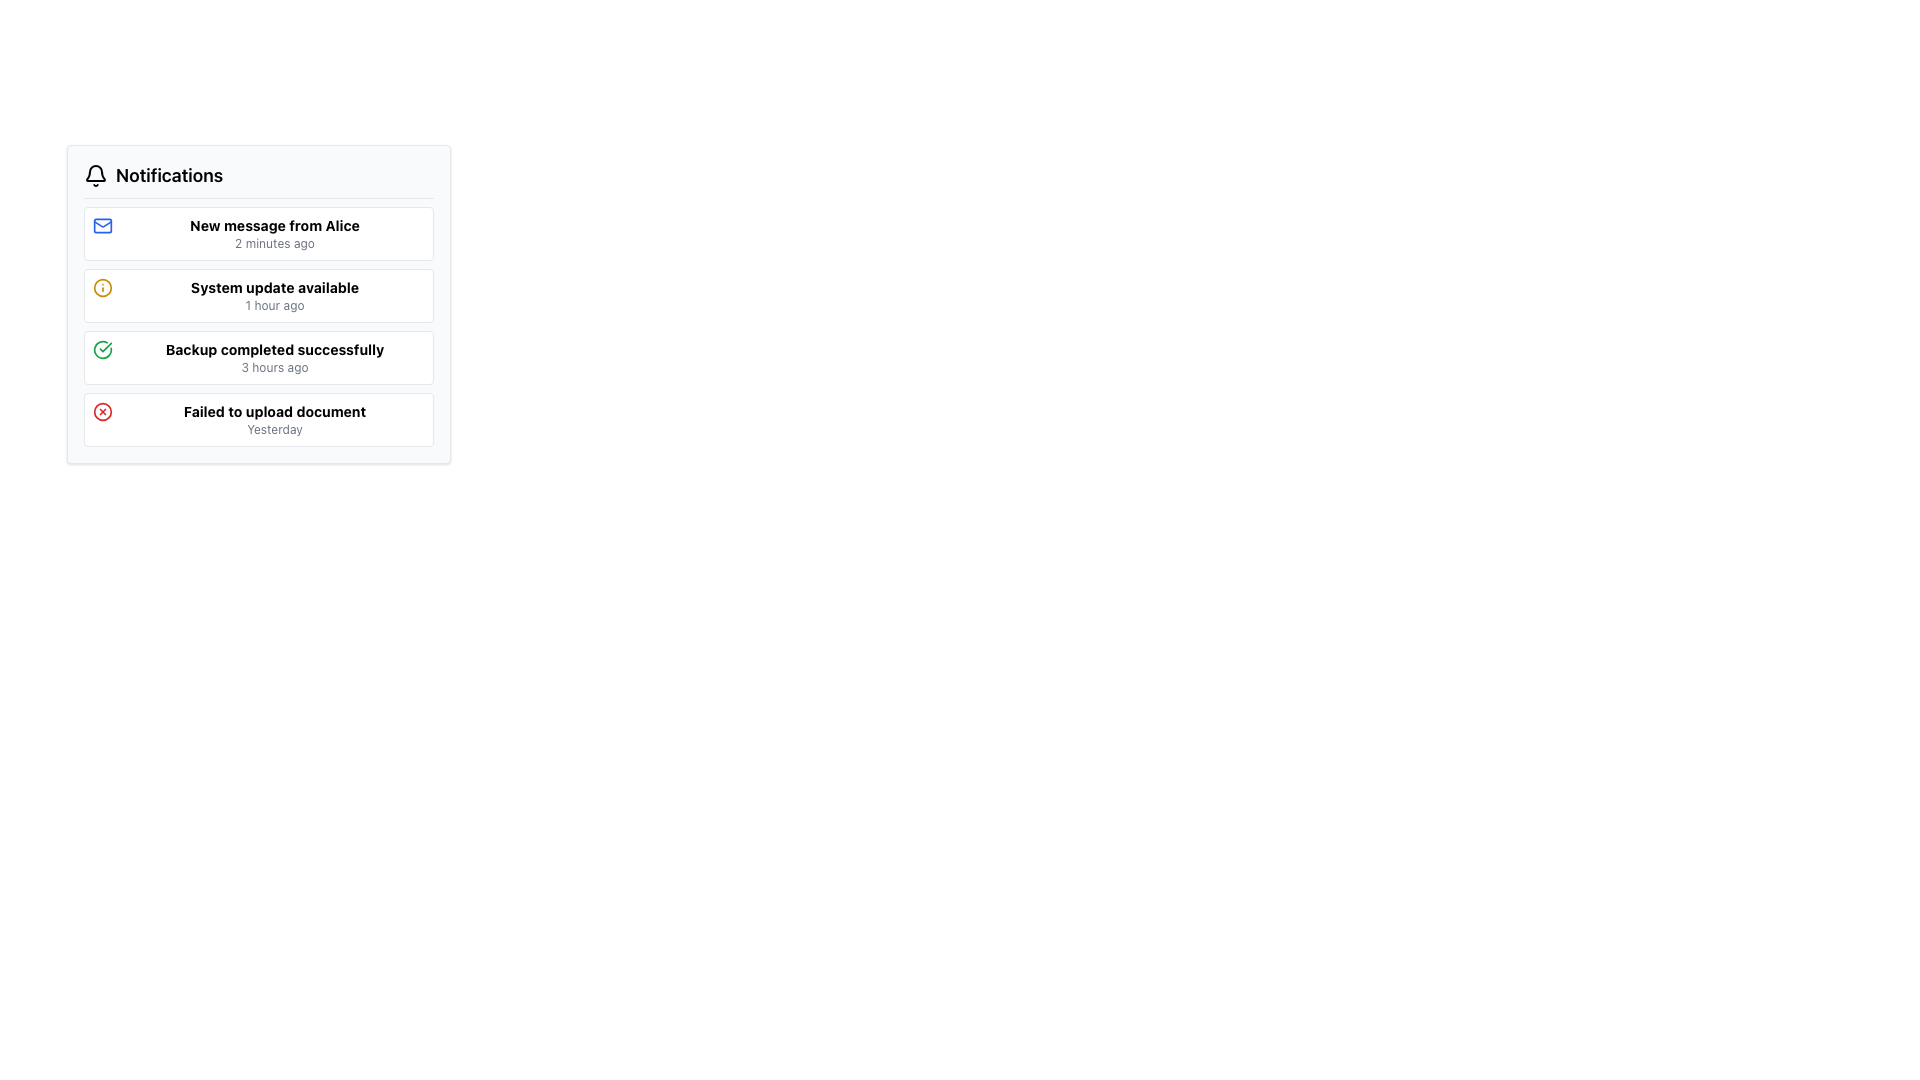  I want to click on the text label that indicates 'System update available' in the second notification card of the notification list, so click(273, 288).